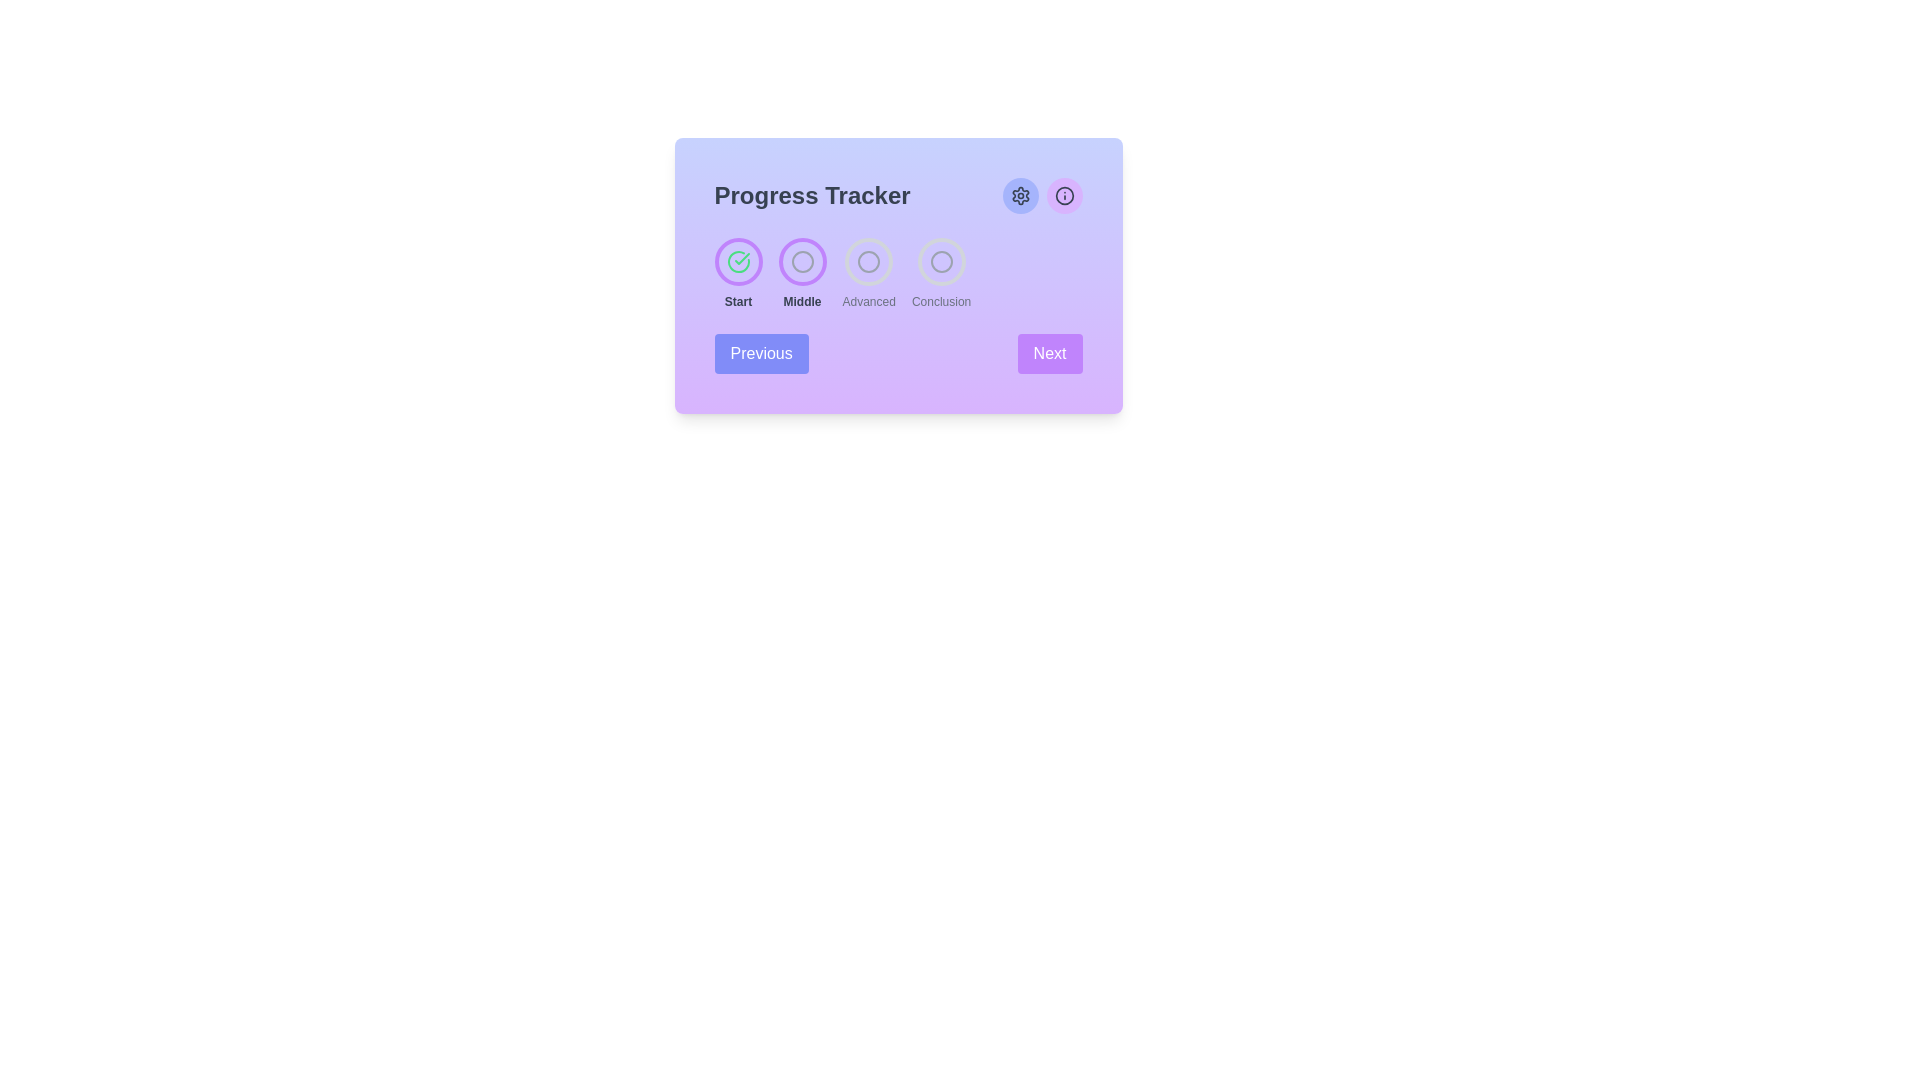  What do you see at coordinates (737, 273) in the screenshot?
I see `the 'Start' step in the Progress Step Indicator, which visually indicates the current progress status in a multi-step process` at bounding box center [737, 273].